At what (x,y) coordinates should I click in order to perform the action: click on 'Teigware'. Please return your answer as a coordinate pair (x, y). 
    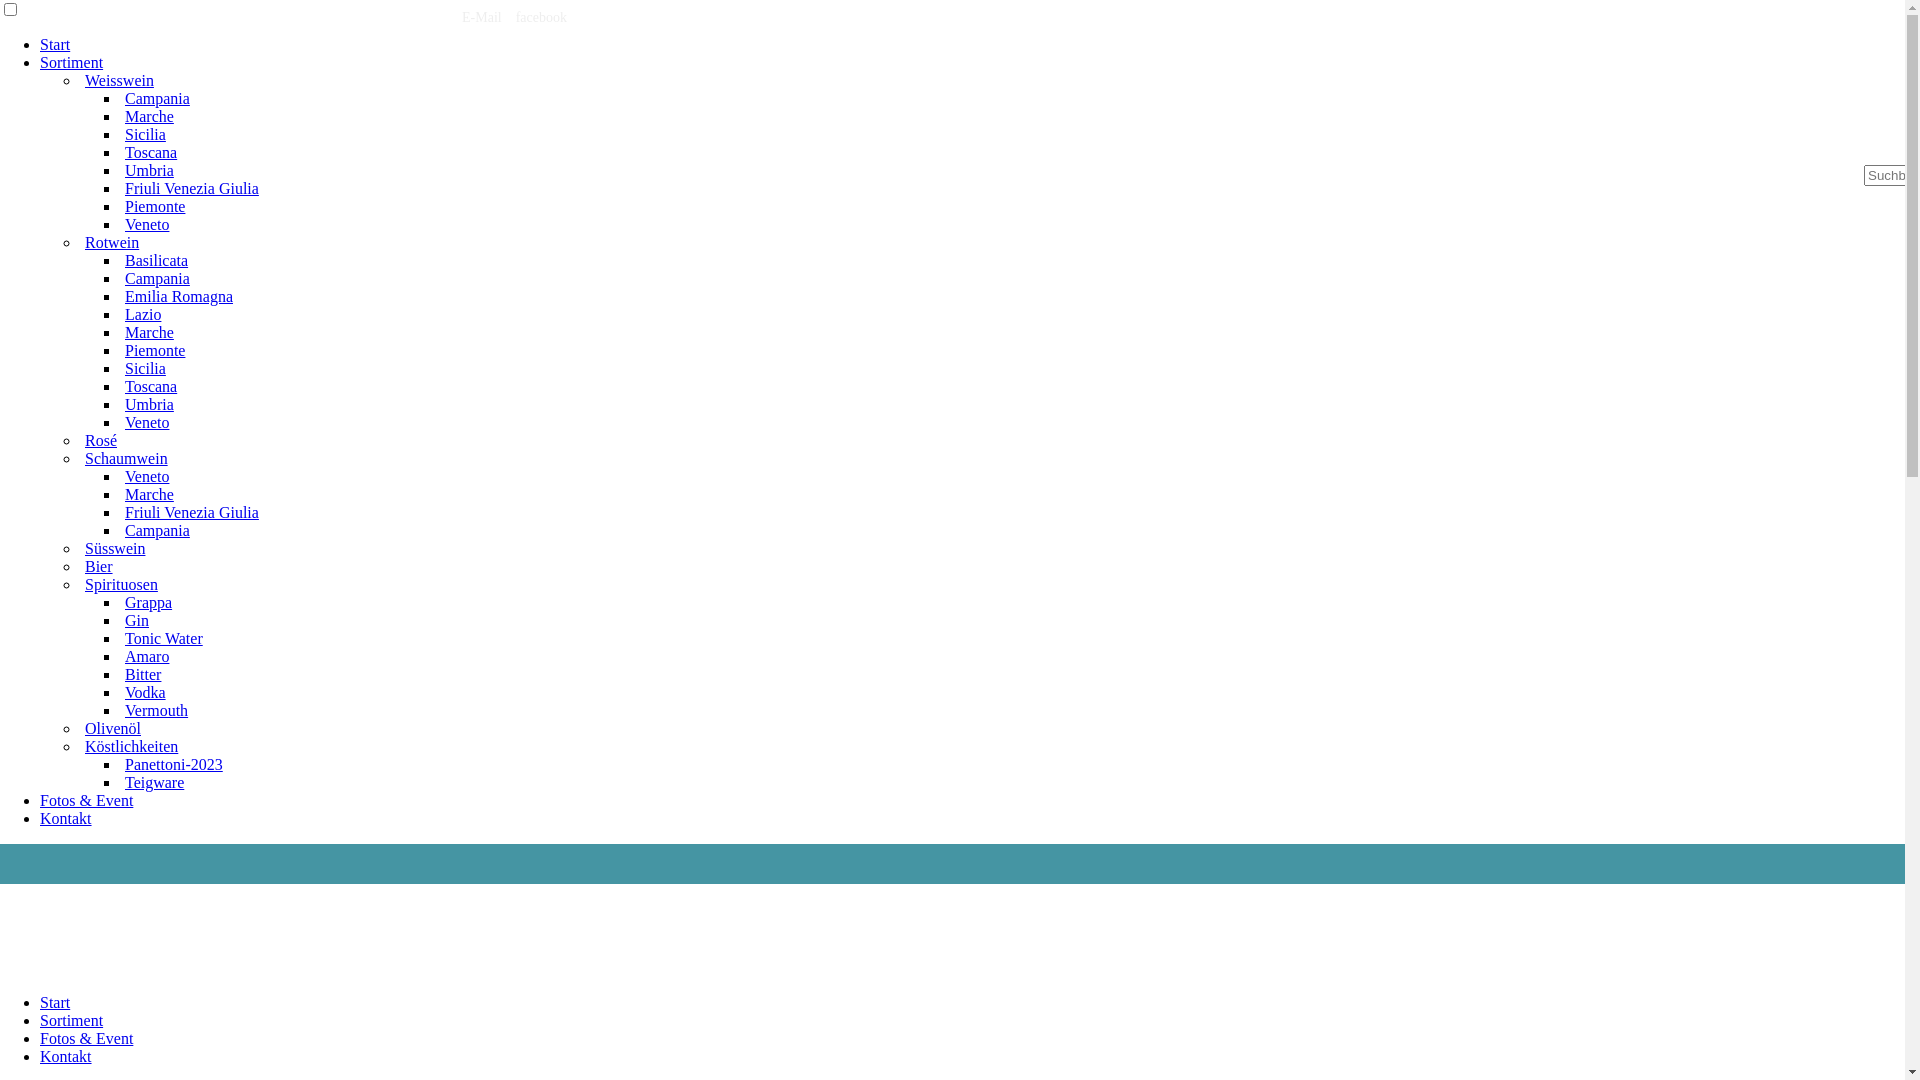
    Looking at the image, I should click on (153, 781).